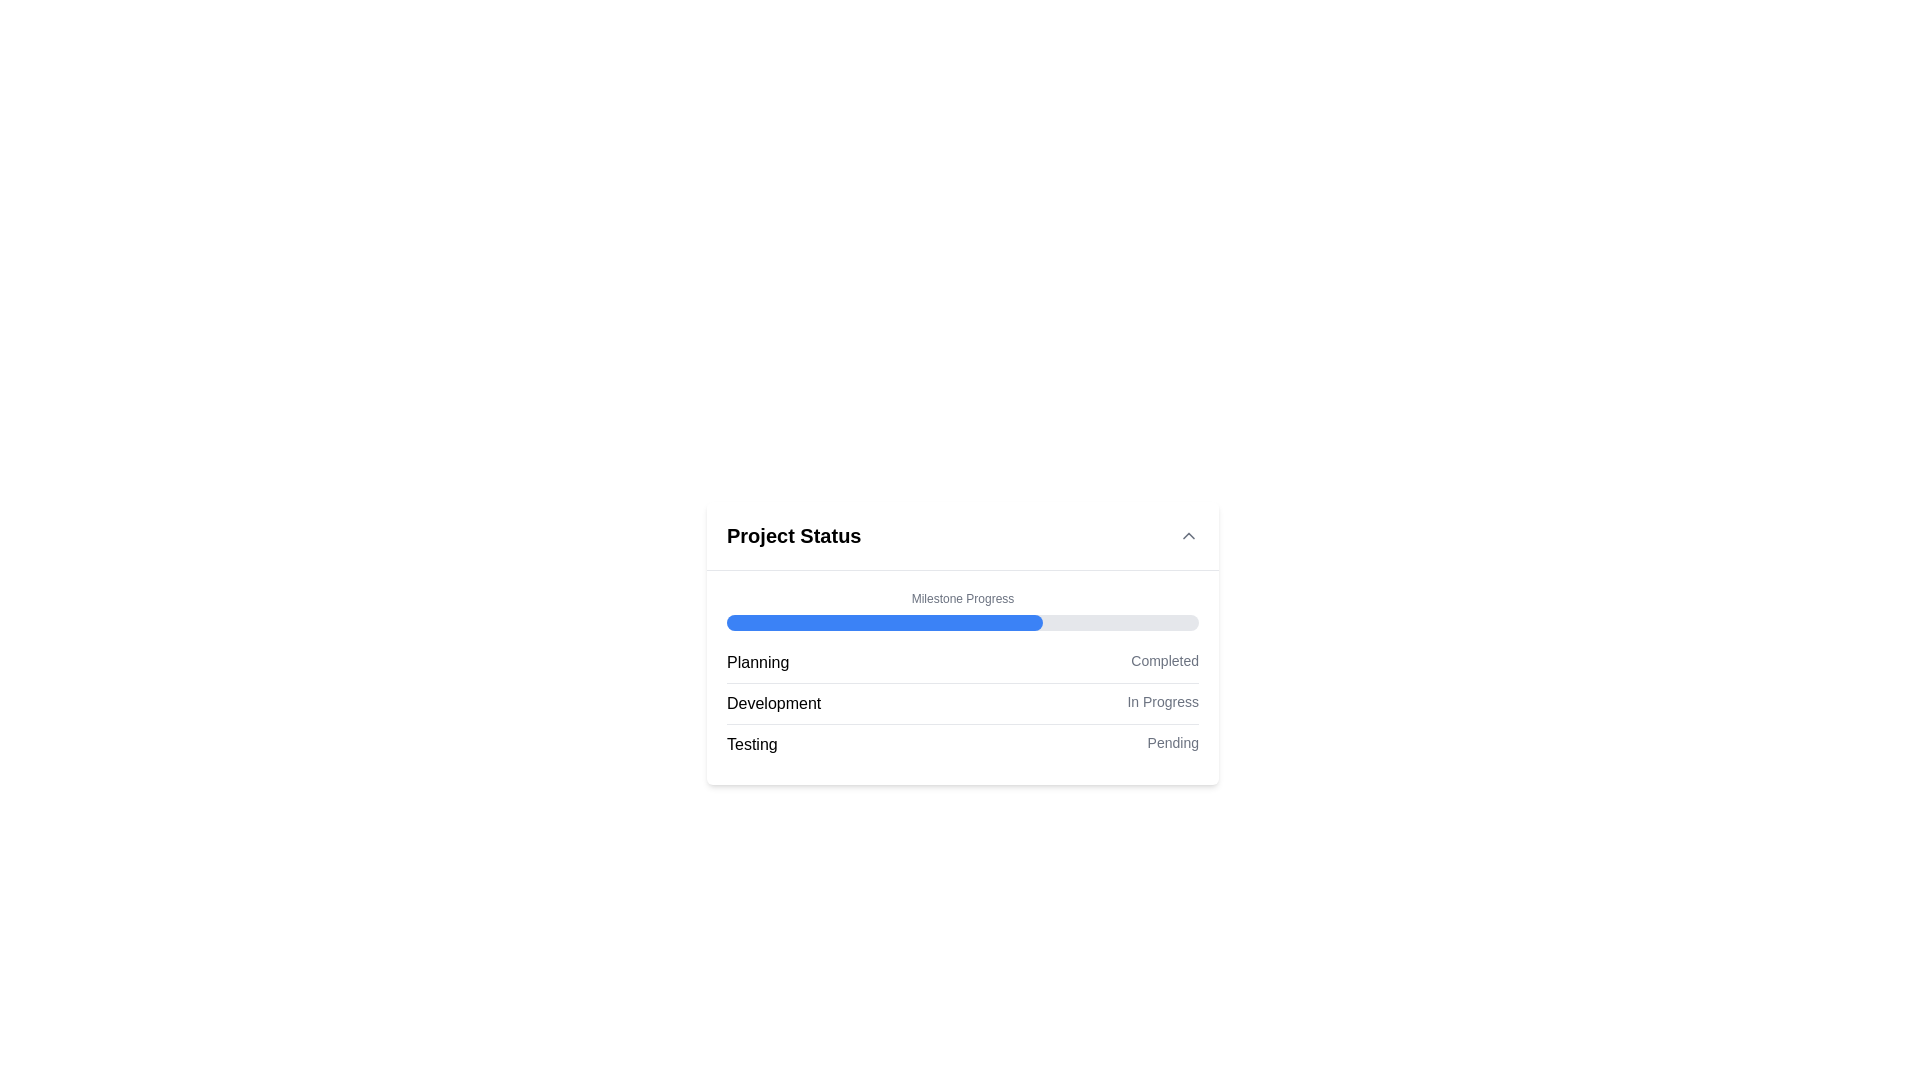 The width and height of the screenshot is (1920, 1080). What do you see at coordinates (773, 703) in the screenshot?
I see `the 'Development' text label, which is the leftmost text in the second row of the project status list` at bounding box center [773, 703].